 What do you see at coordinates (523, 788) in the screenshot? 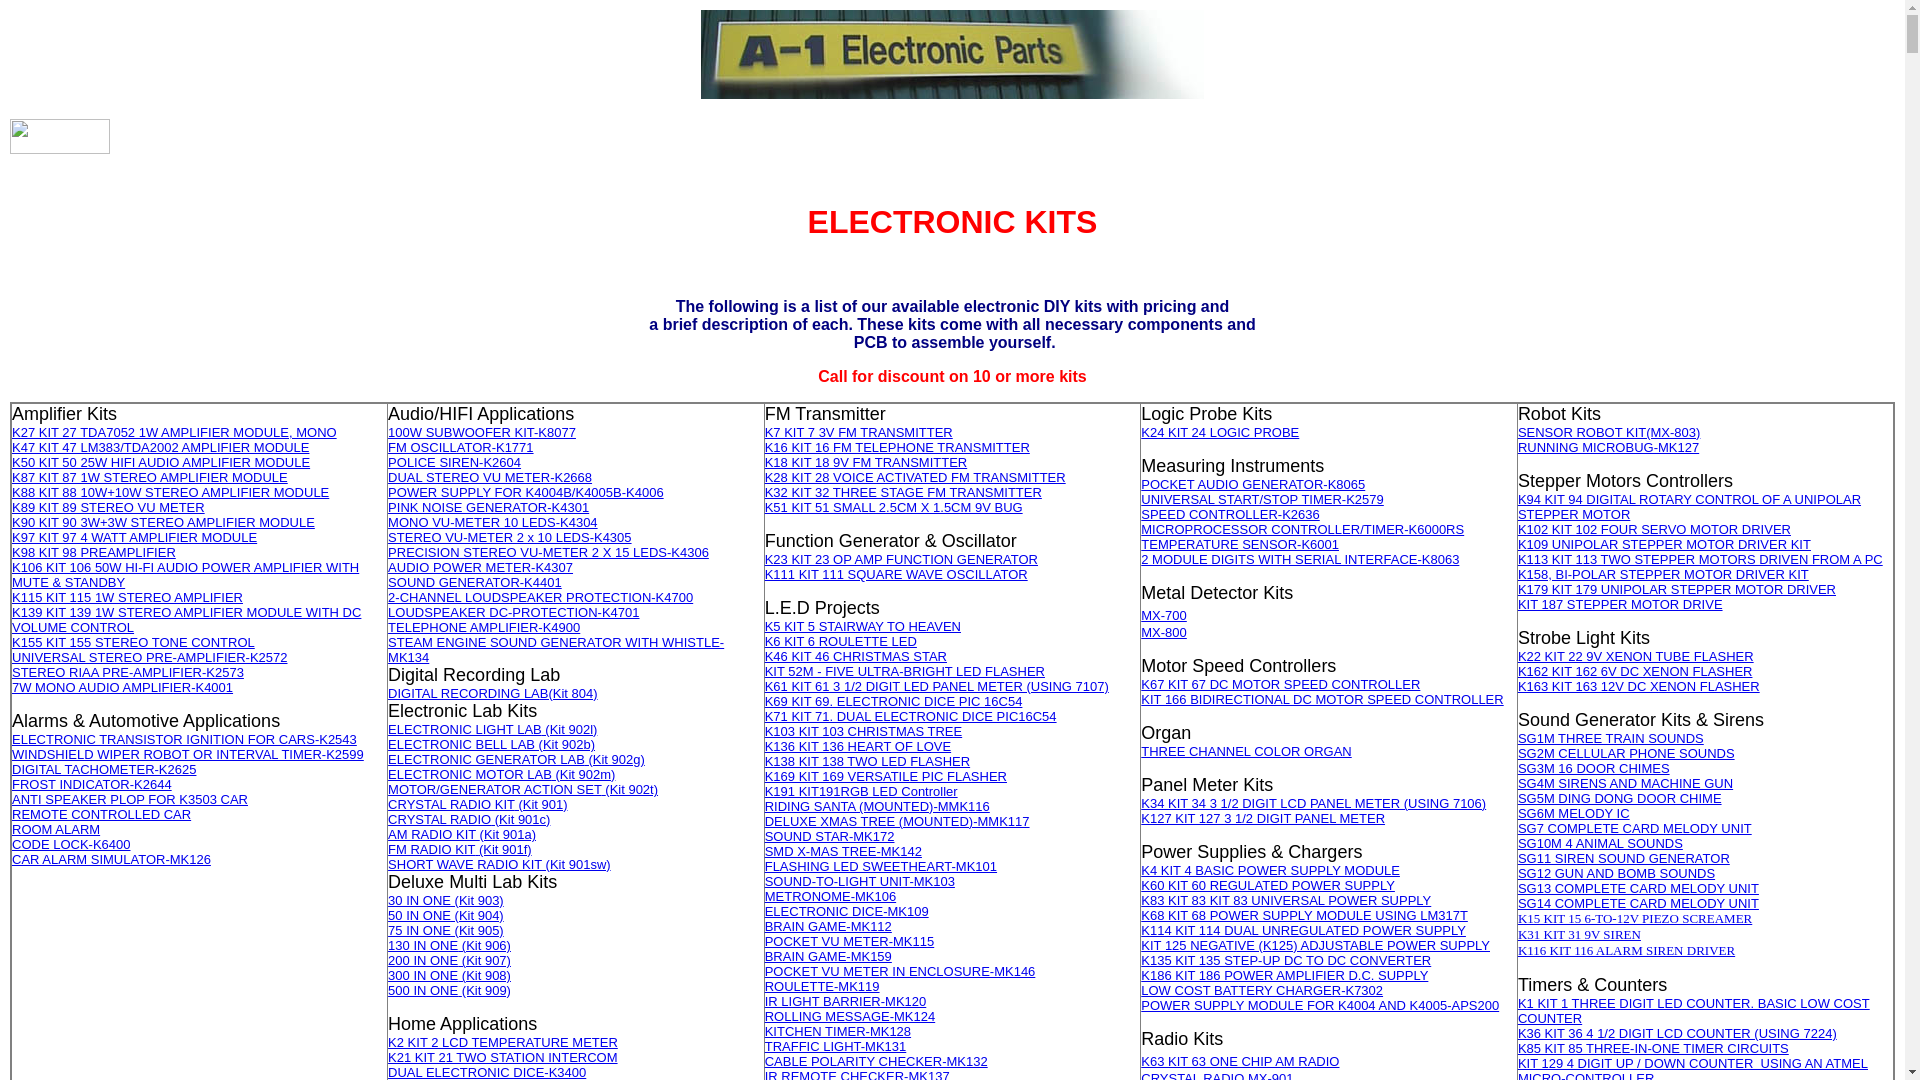
I see `'MOTOR/GENERATOR ACTION SET (Kit 902t)'` at bounding box center [523, 788].